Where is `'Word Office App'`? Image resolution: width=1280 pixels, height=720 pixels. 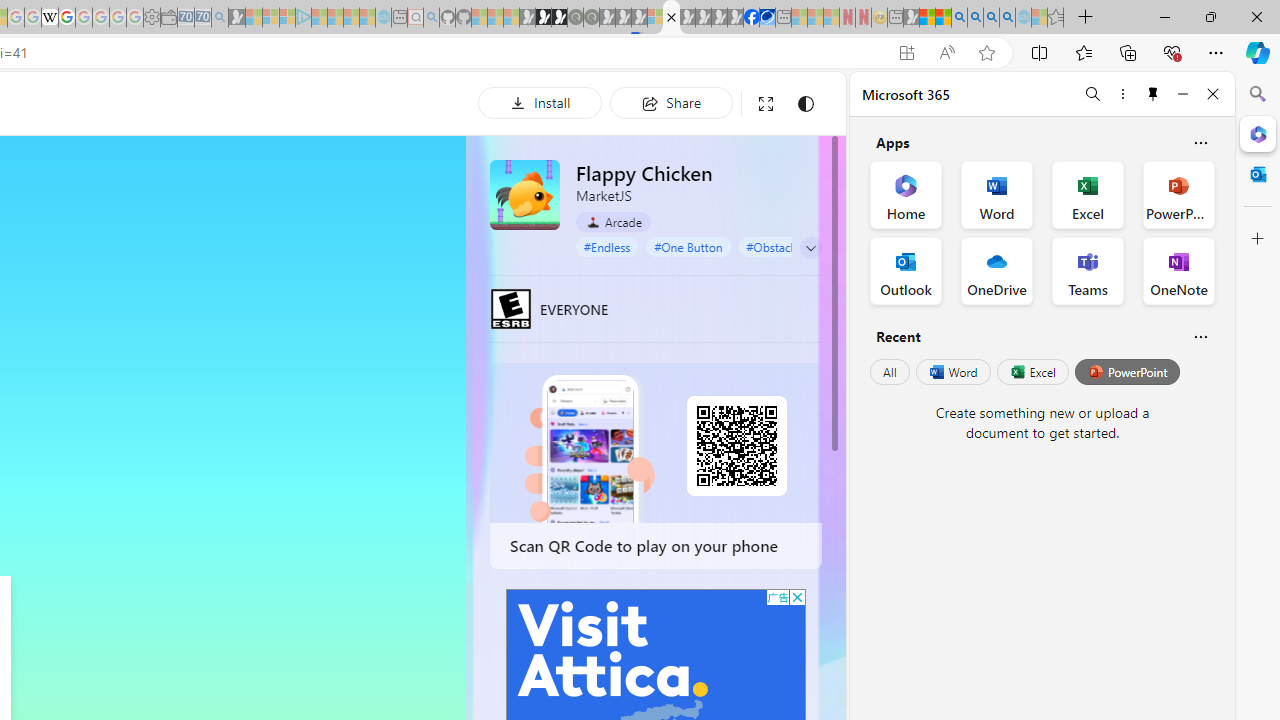 'Word Office App' is located at coordinates (997, 195).